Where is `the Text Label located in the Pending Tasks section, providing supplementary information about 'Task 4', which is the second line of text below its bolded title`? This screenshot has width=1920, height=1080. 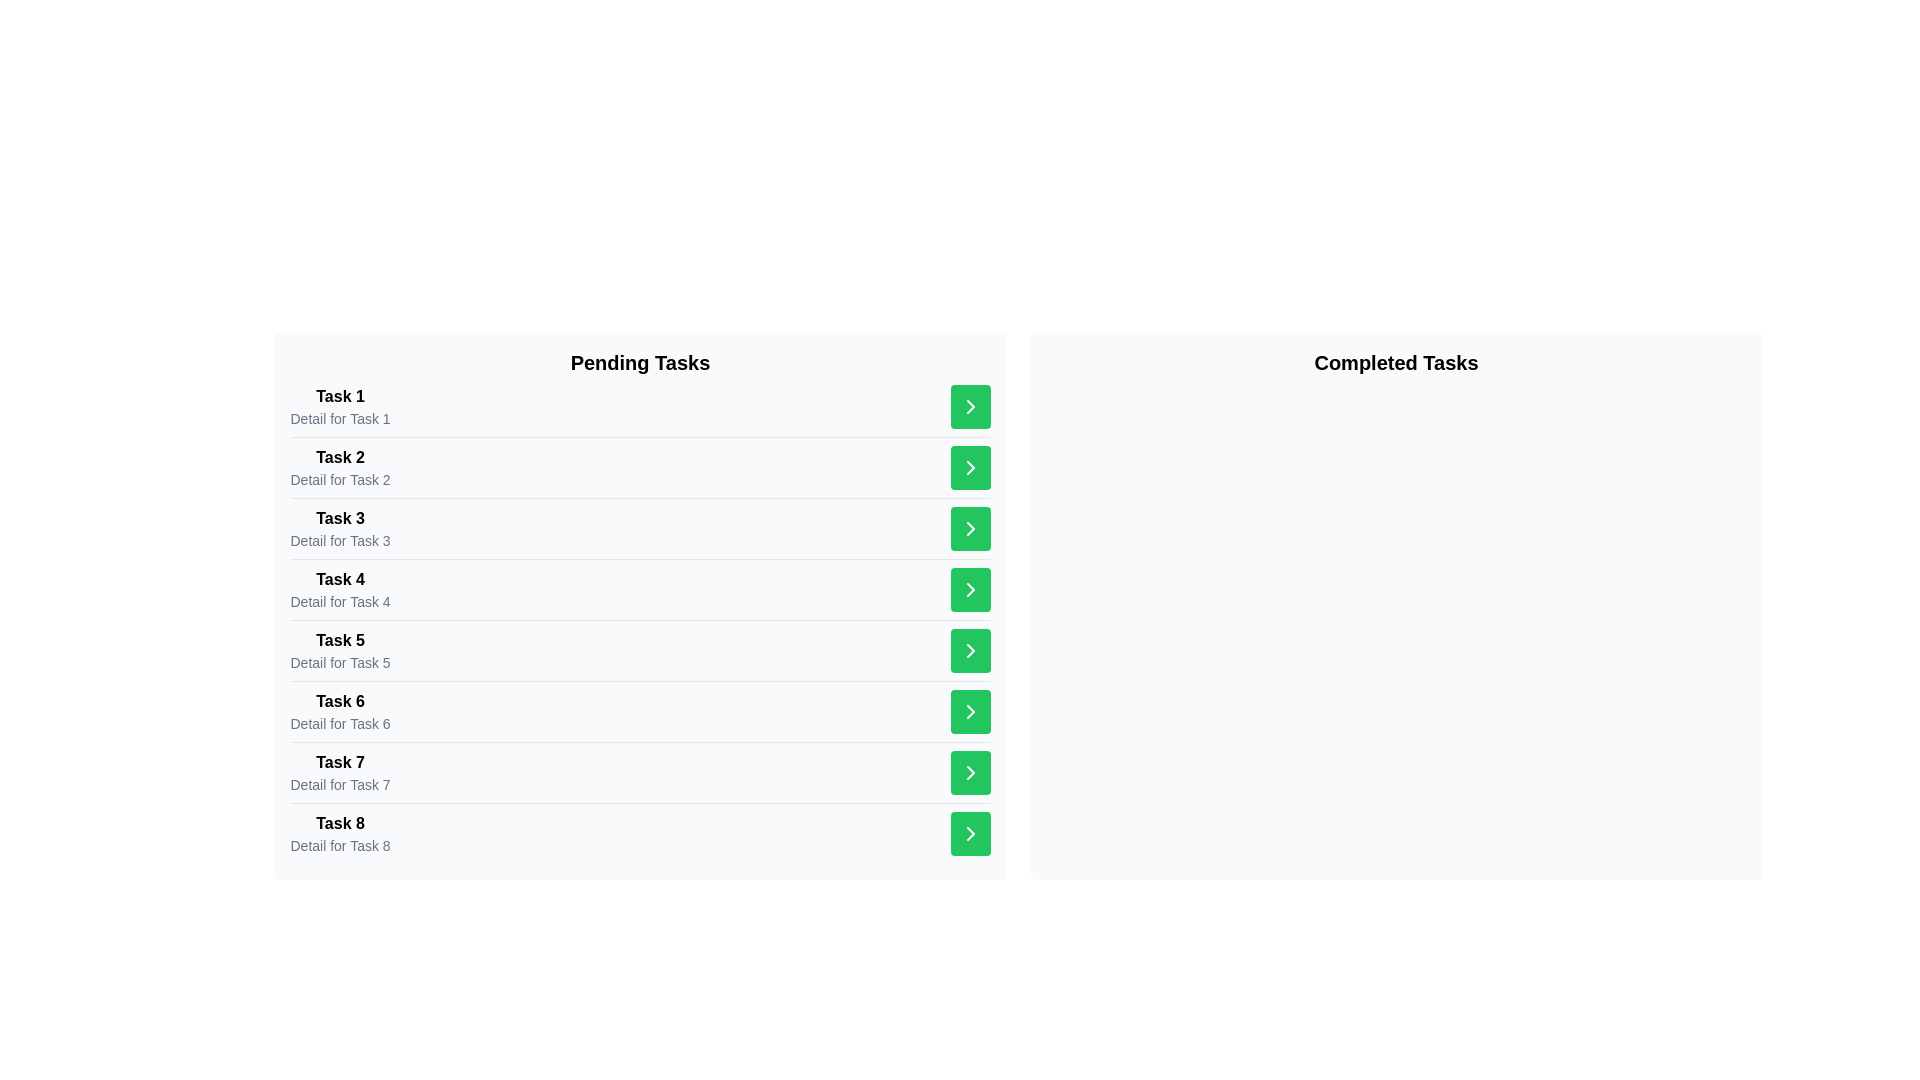
the Text Label located in the Pending Tasks section, providing supplementary information about 'Task 4', which is the second line of text below its bolded title is located at coordinates (340, 600).